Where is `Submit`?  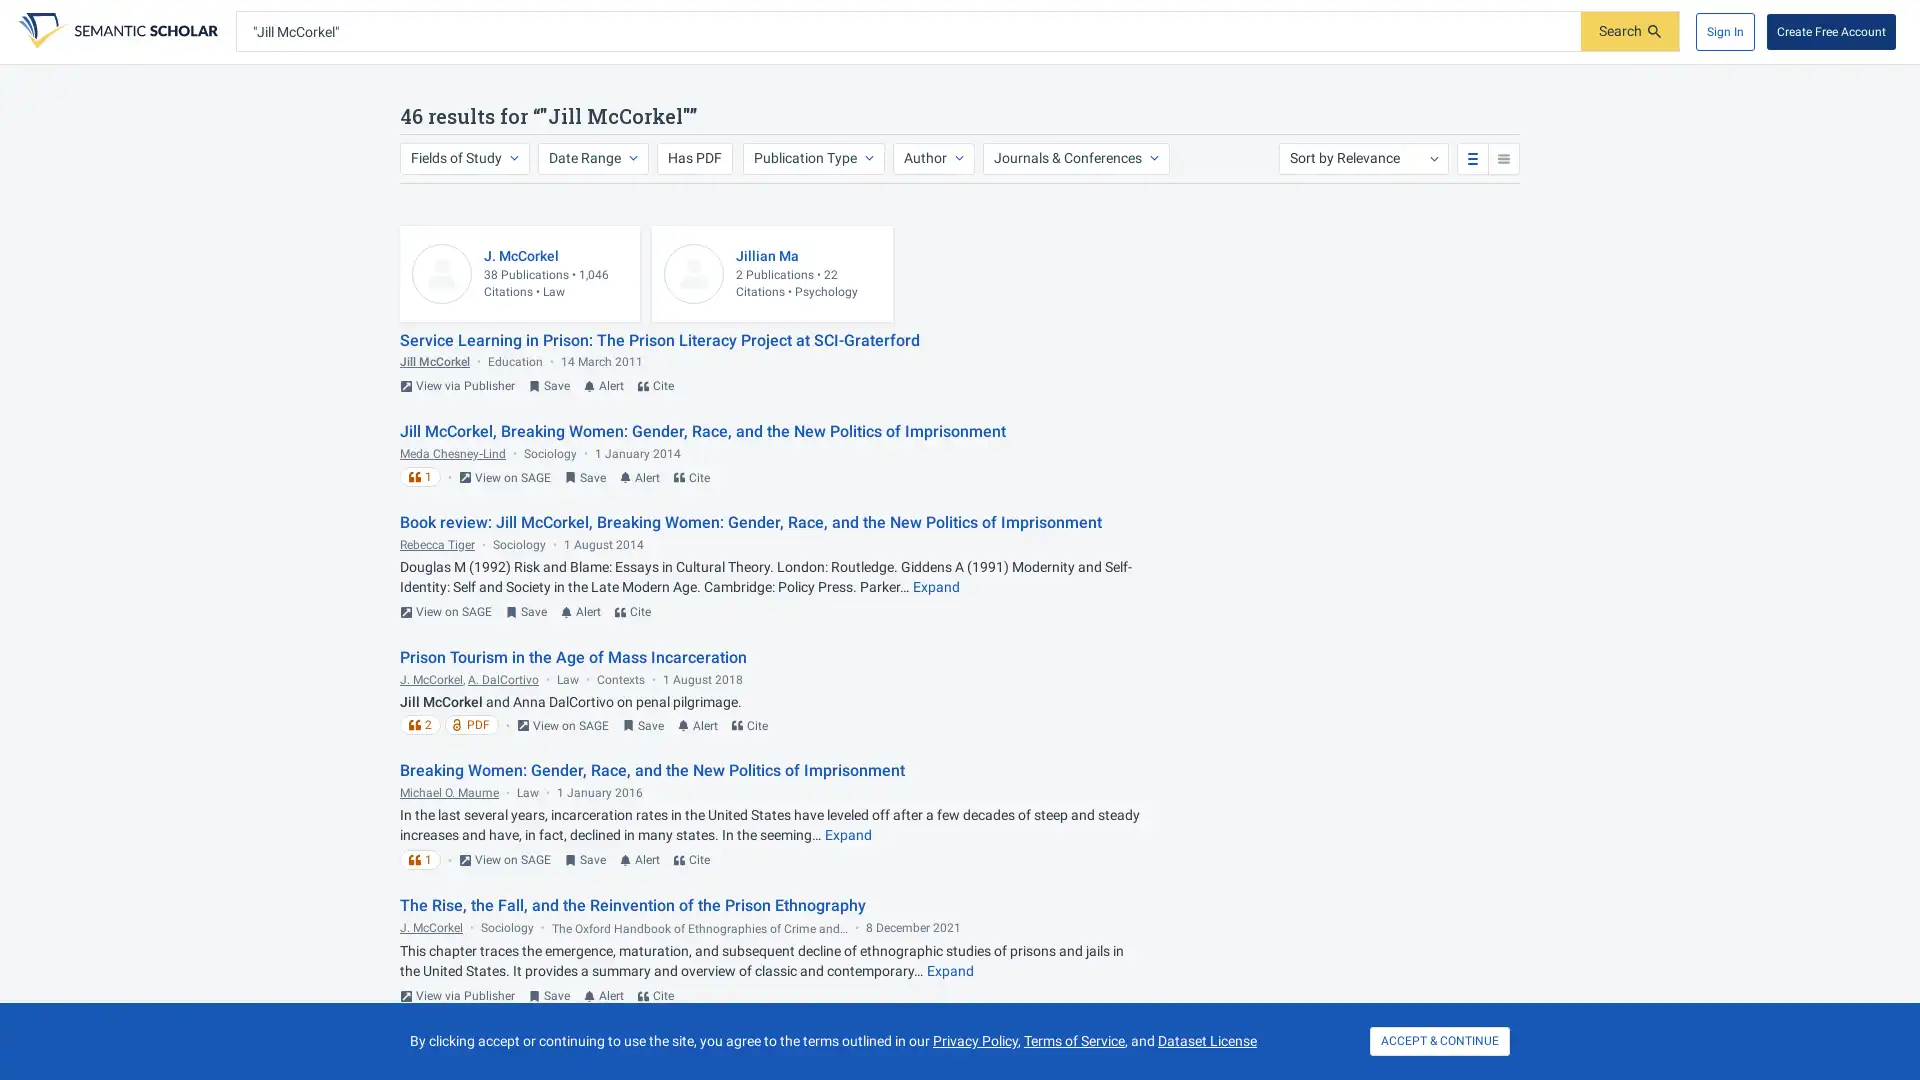
Submit is located at coordinates (1630, 31).